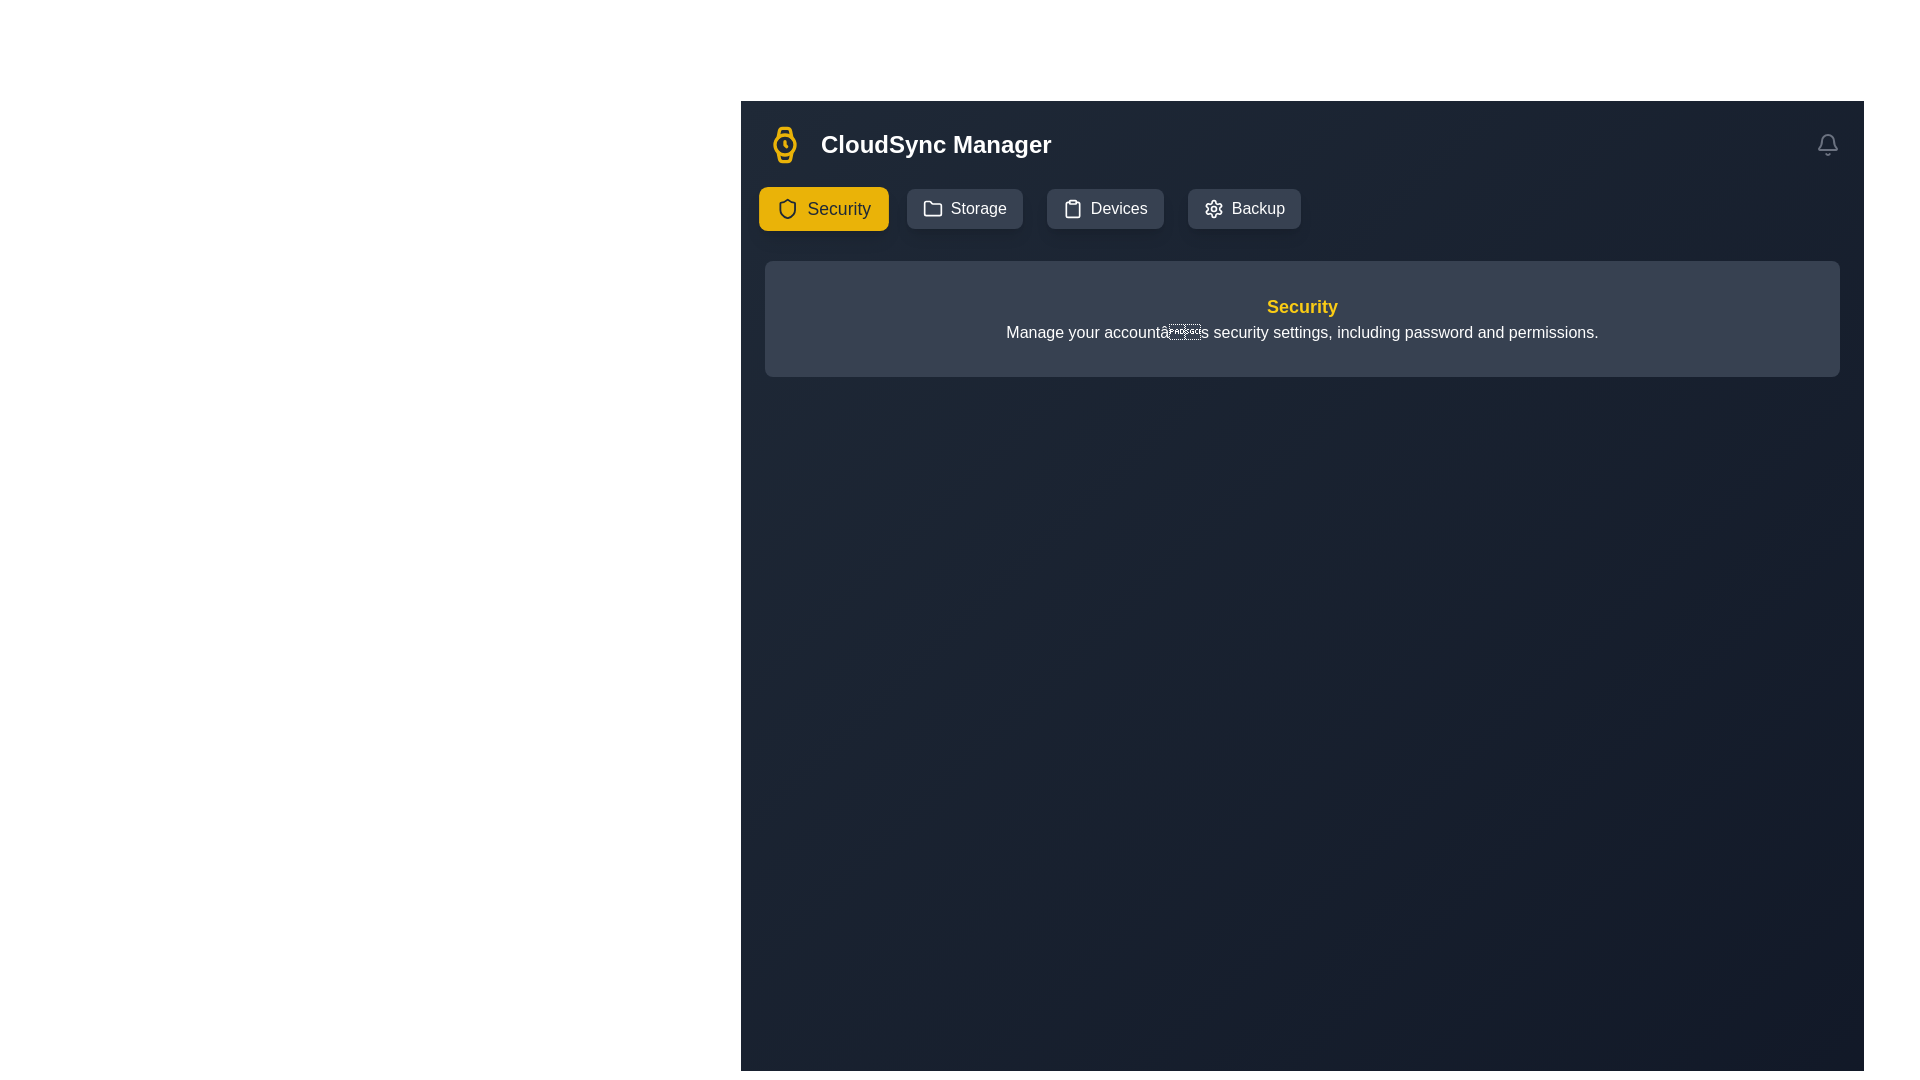 Image resolution: width=1920 pixels, height=1080 pixels. I want to click on the shield-shaped icon with a yellow background located within the 'Security' button in the top-left quadrant of the interface, so click(786, 208).